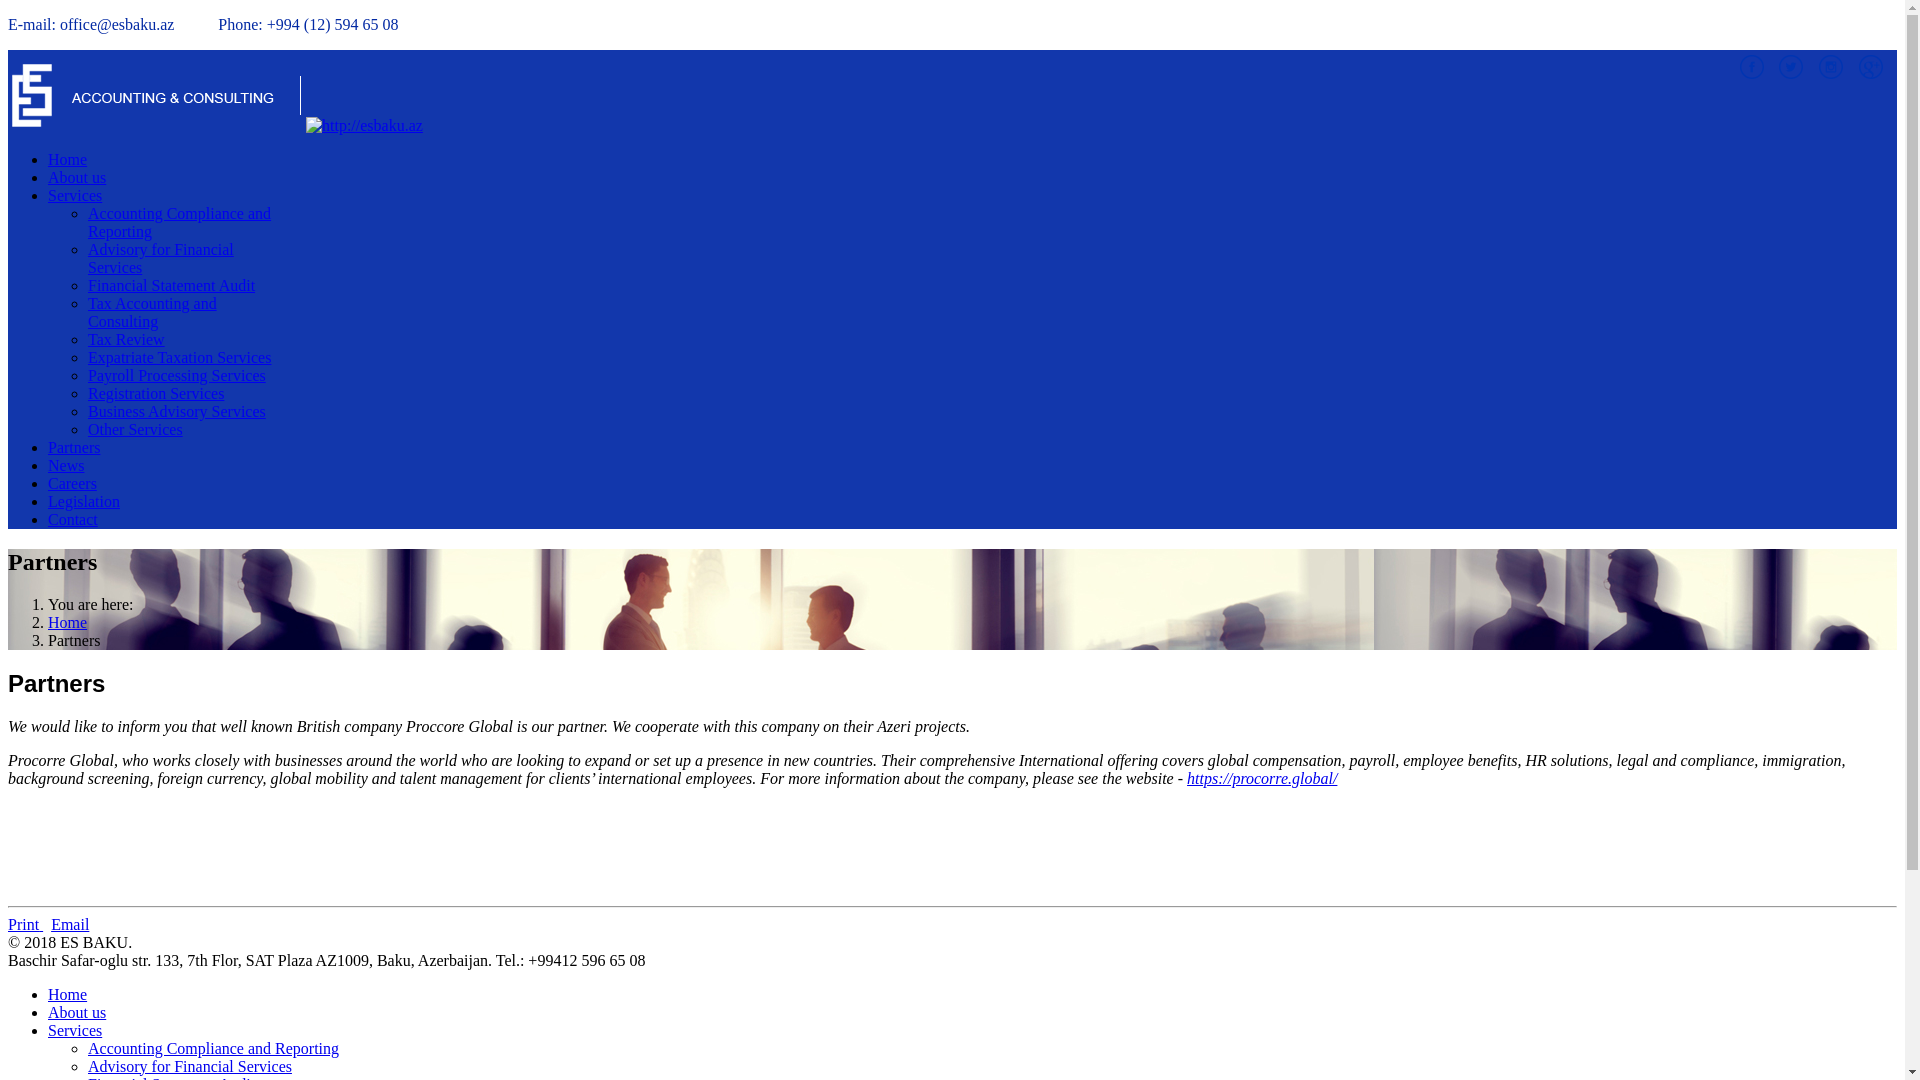 The image size is (1920, 1080). I want to click on 'Careers', so click(72, 483).